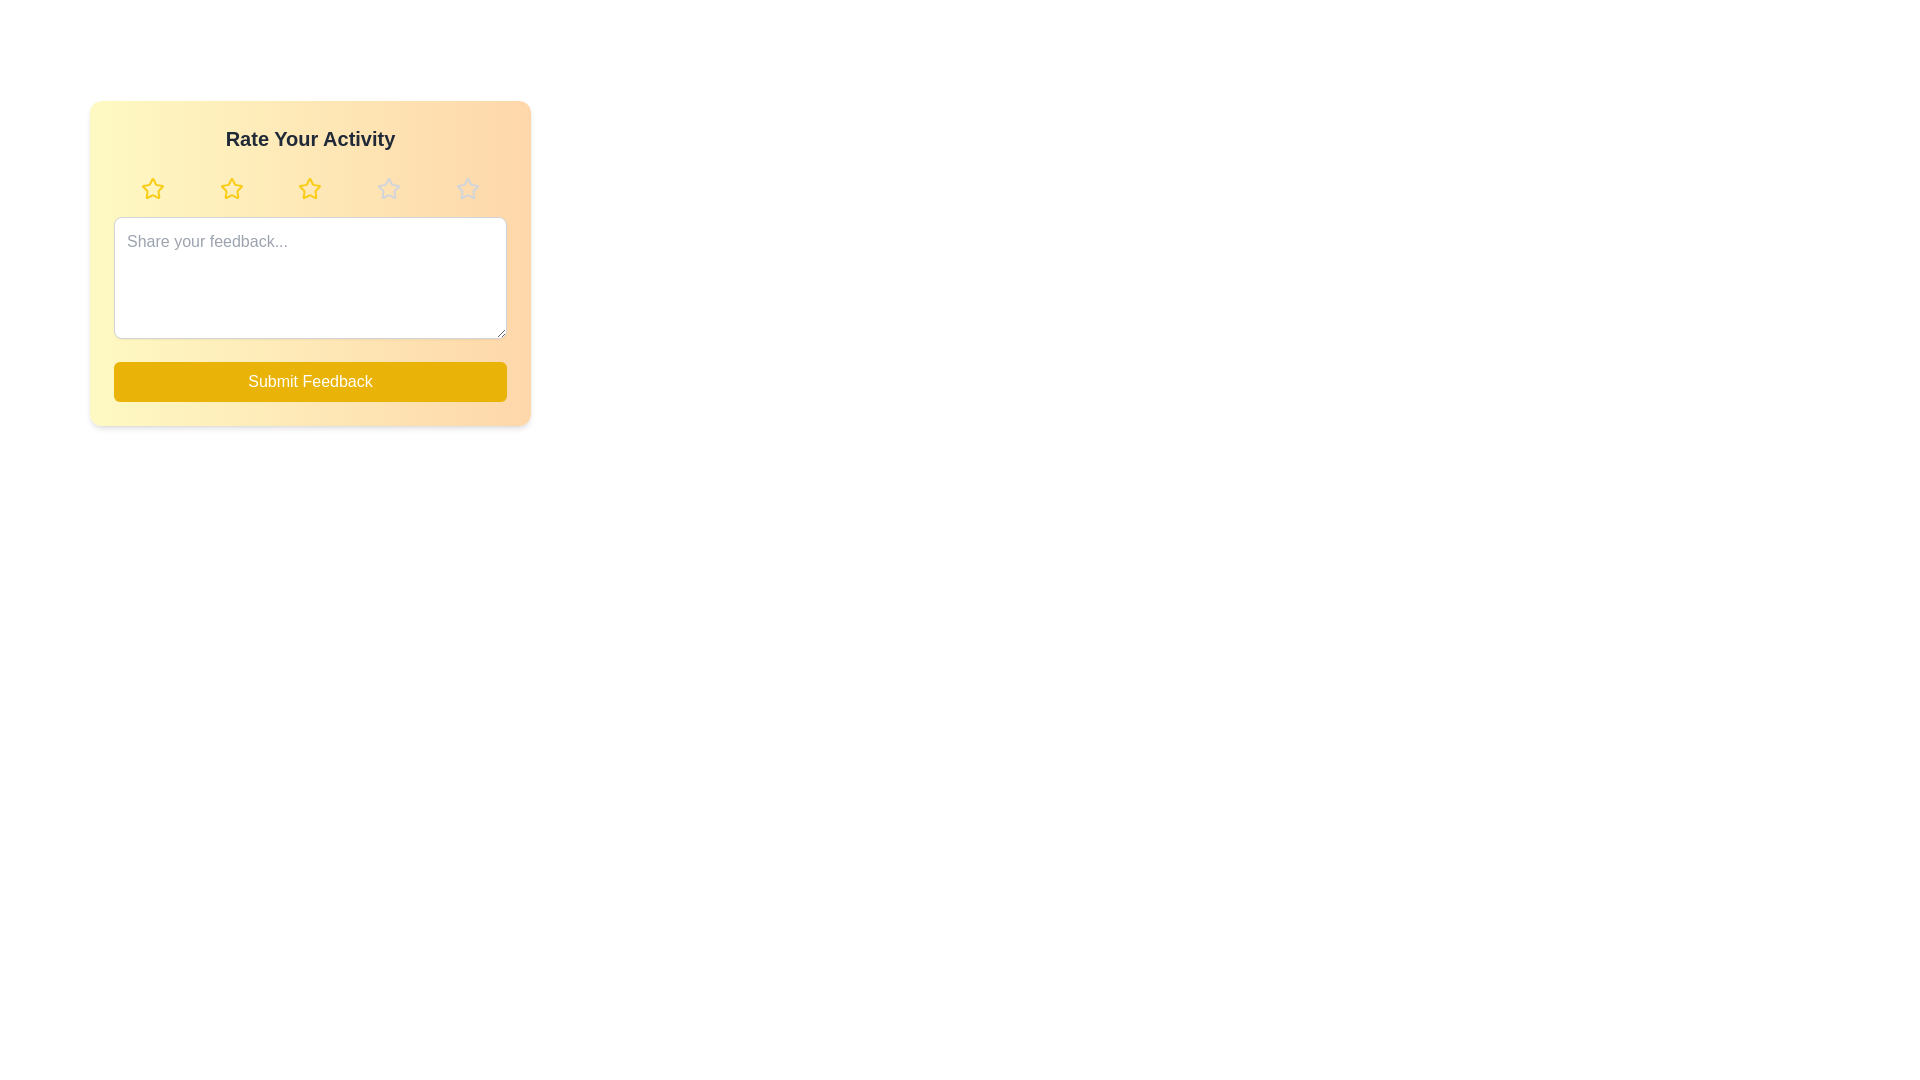 The height and width of the screenshot is (1080, 1920). Describe the element at coordinates (231, 189) in the screenshot. I see `the rating to 2 stars by clicking the corresponding star` at that location.